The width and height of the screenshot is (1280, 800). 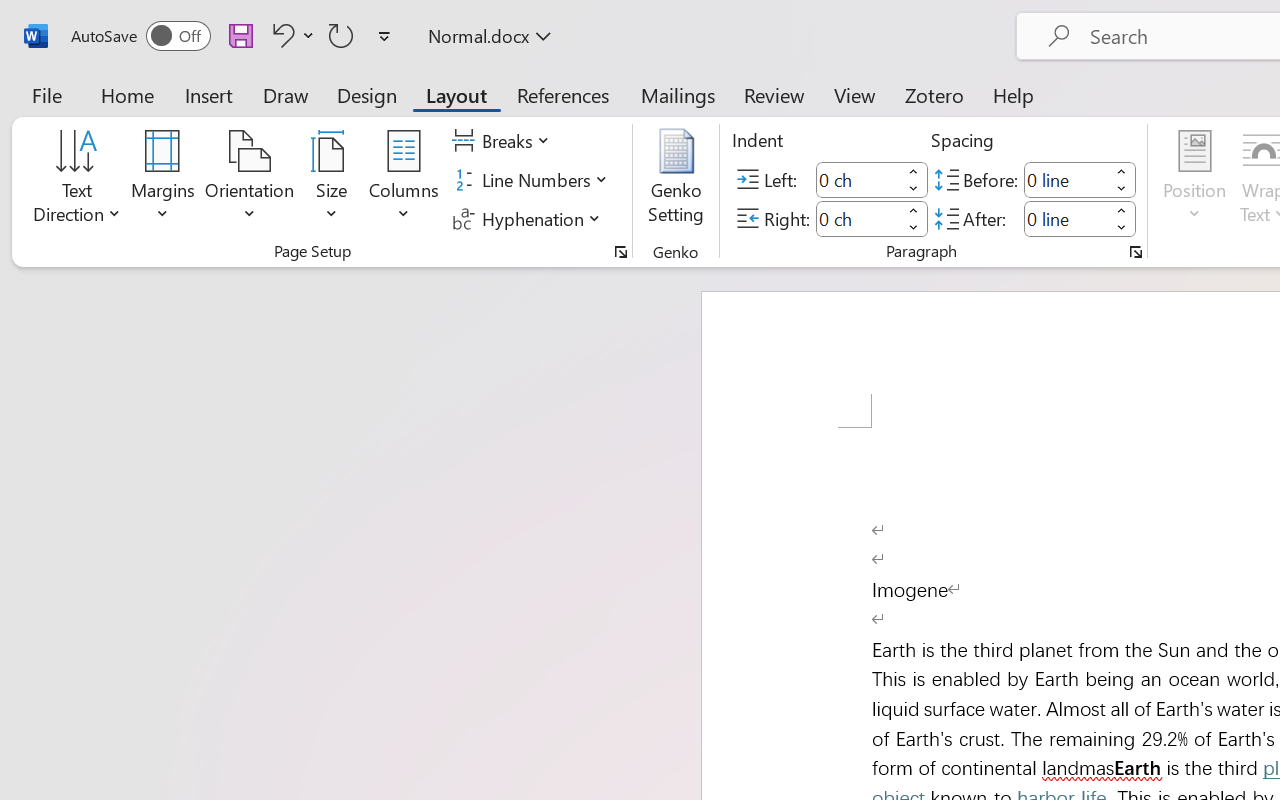 I want to click on 'Text Direction', so click(x=77, y=179).